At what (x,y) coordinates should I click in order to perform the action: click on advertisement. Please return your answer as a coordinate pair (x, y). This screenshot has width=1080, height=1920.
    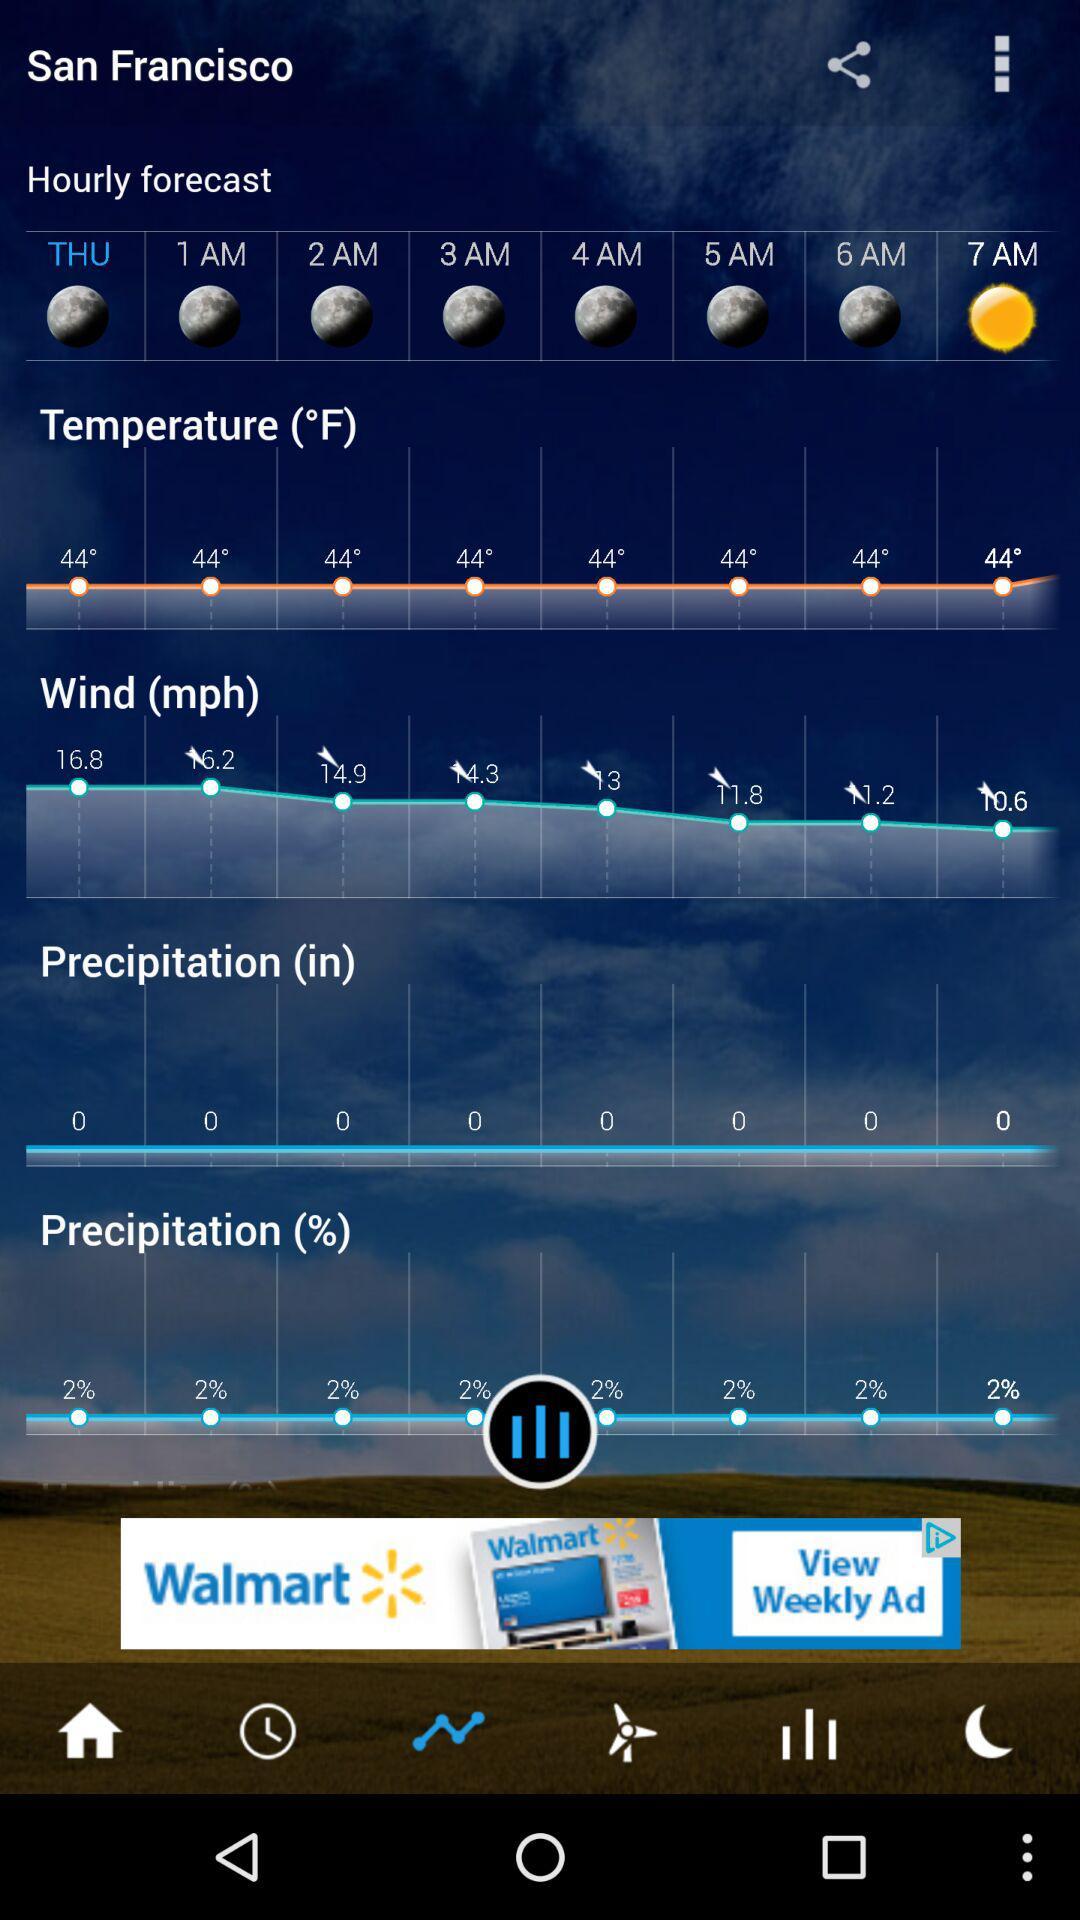
    Looking at the image, I should click on (540, 1582).